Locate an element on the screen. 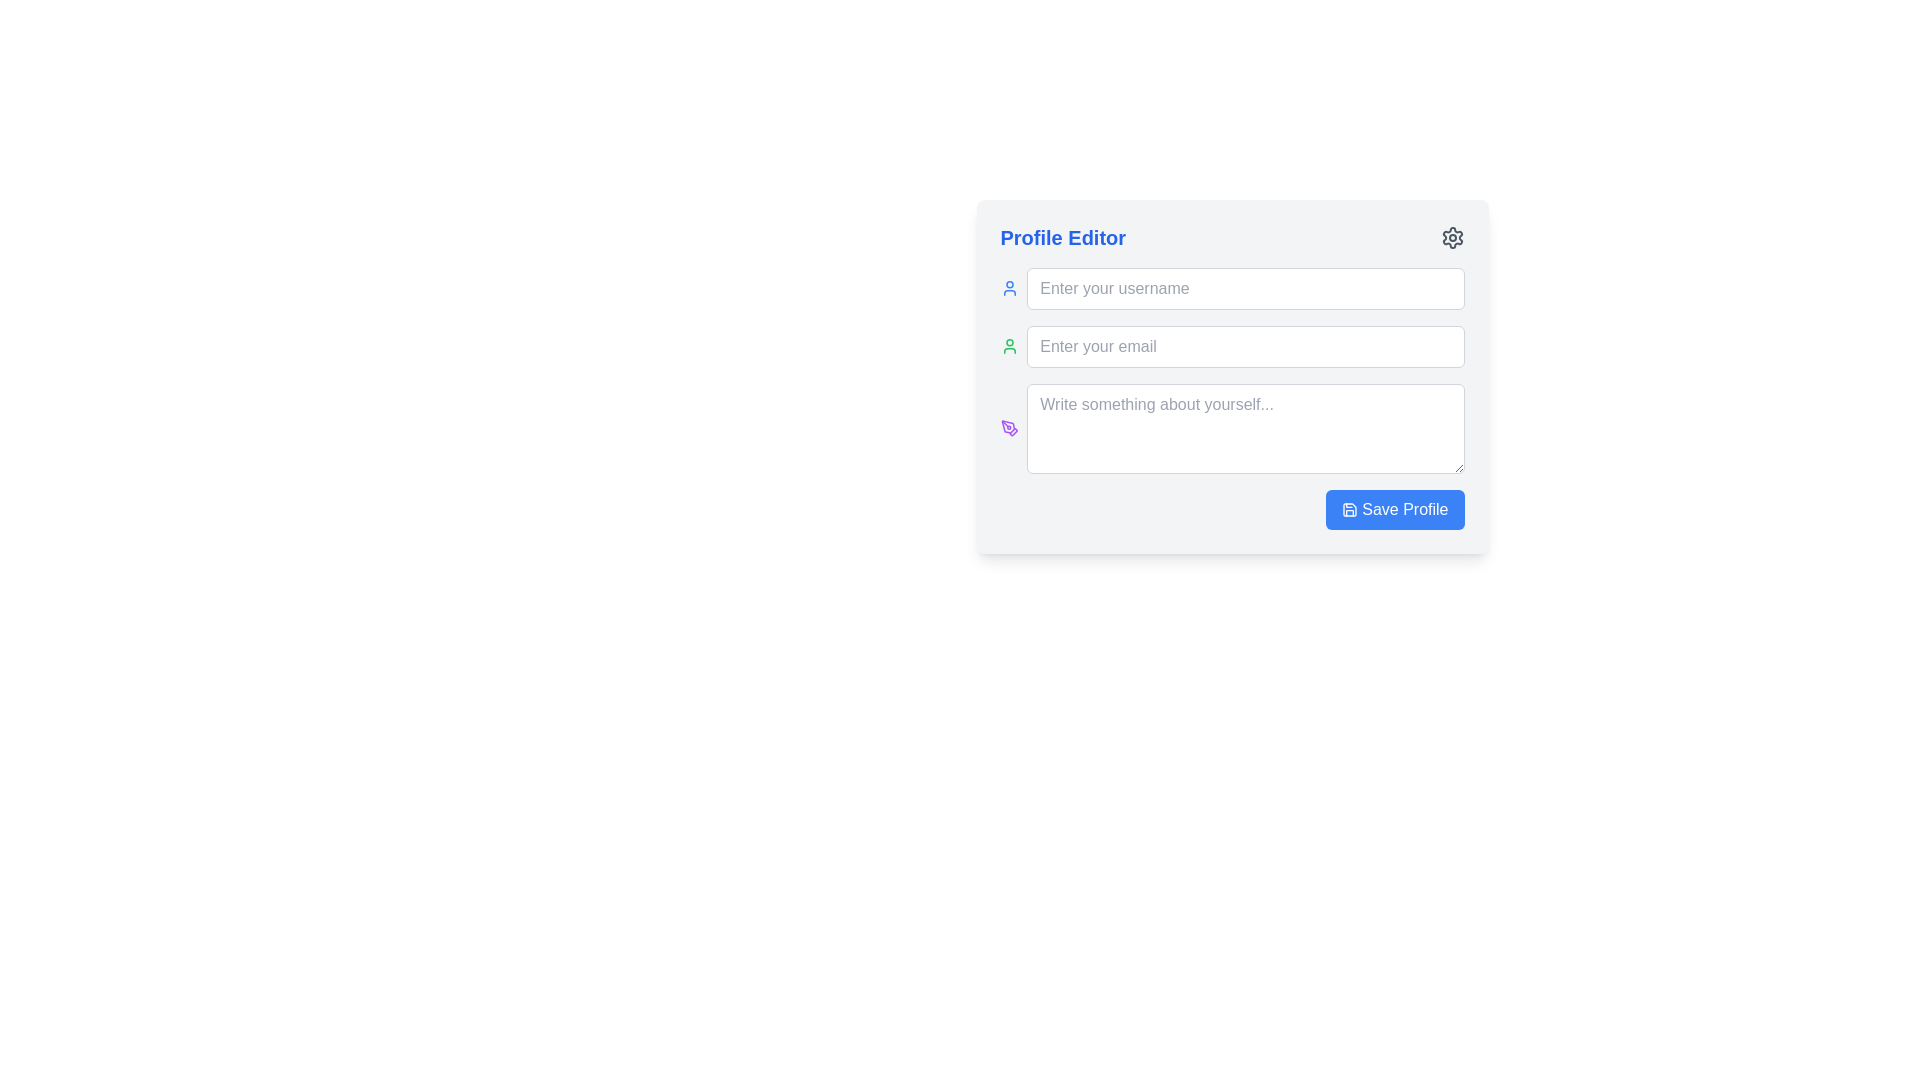 This screenshot has width=1920, height=1080. the save functionality icon located to the left of the 'Save Profile' button at the bottom right corner of the 'Profile Editor' interface is located at coordinates (1350, 508).